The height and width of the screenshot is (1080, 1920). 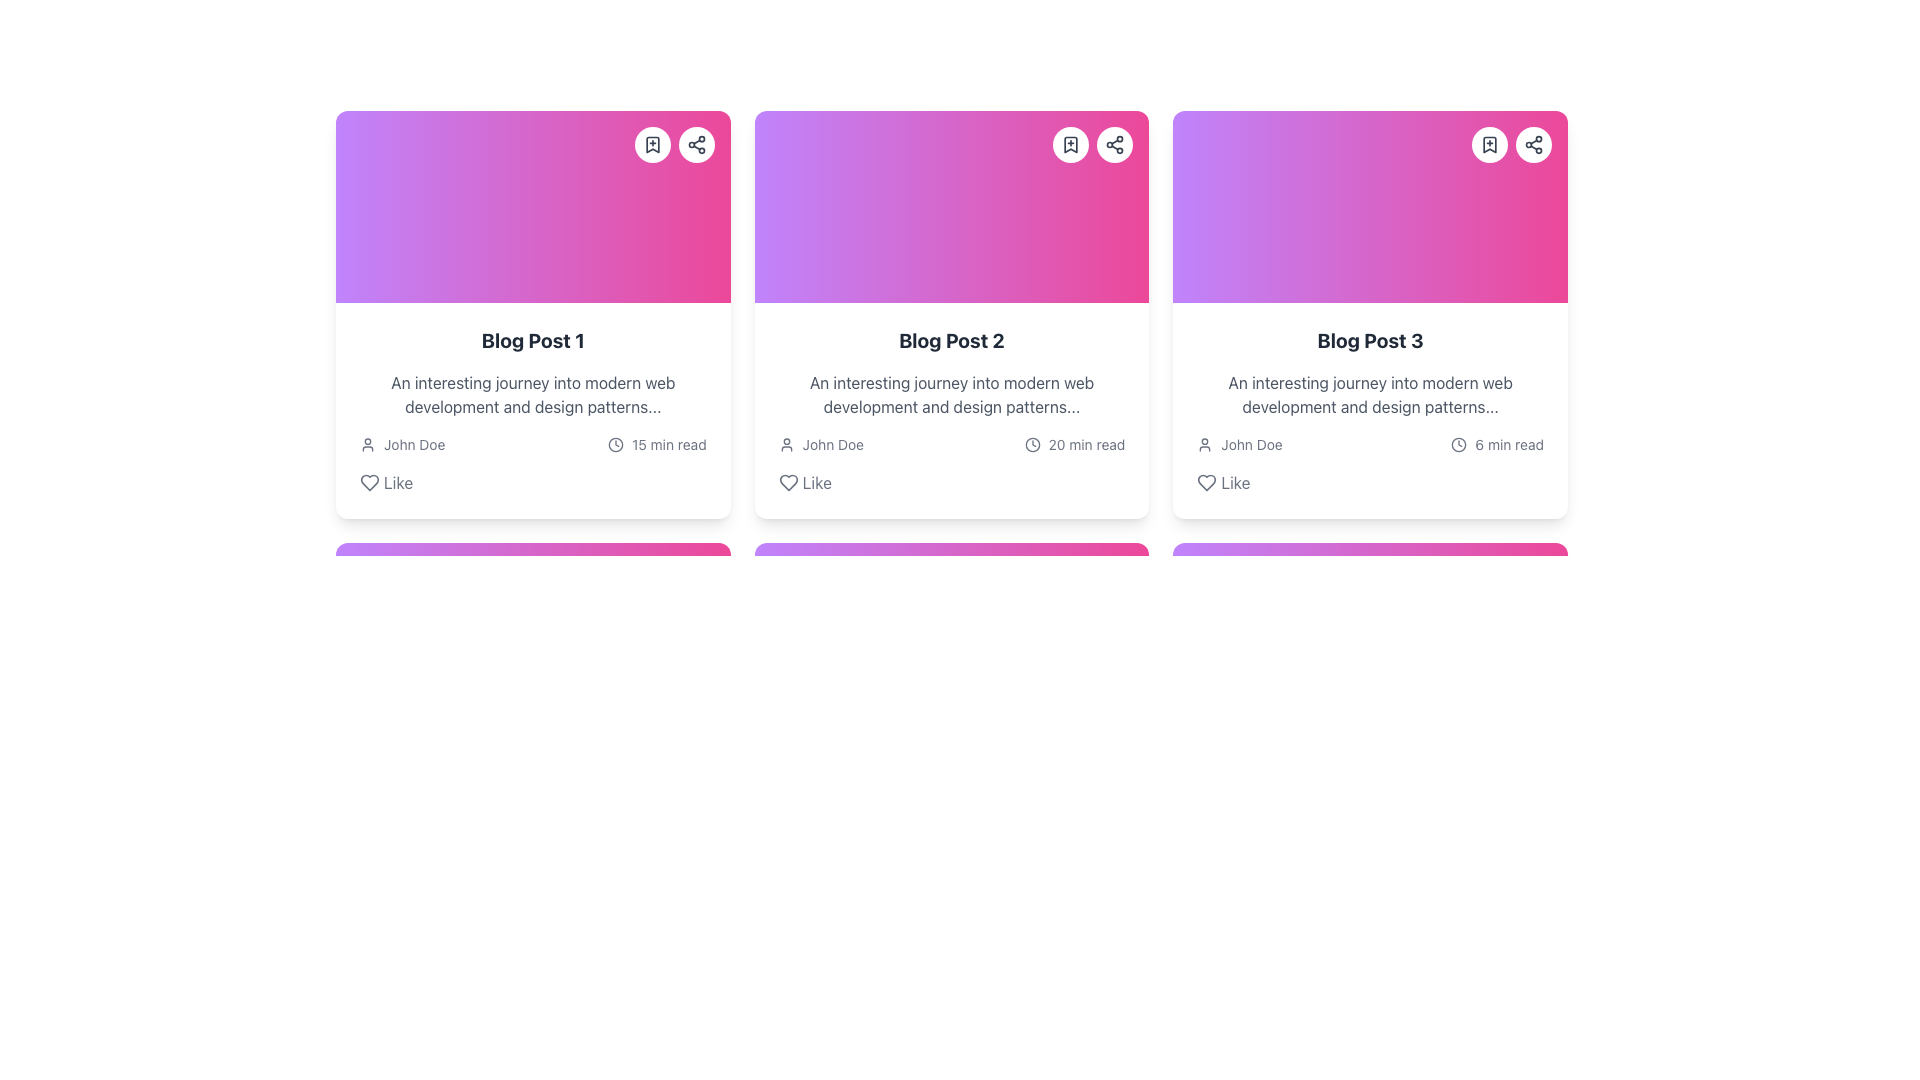 I want to click on the text label that indicates the estimated reading time, located in the lower-right of the first card from the left in a horizontal set of cards, so click(x=669, y=443).